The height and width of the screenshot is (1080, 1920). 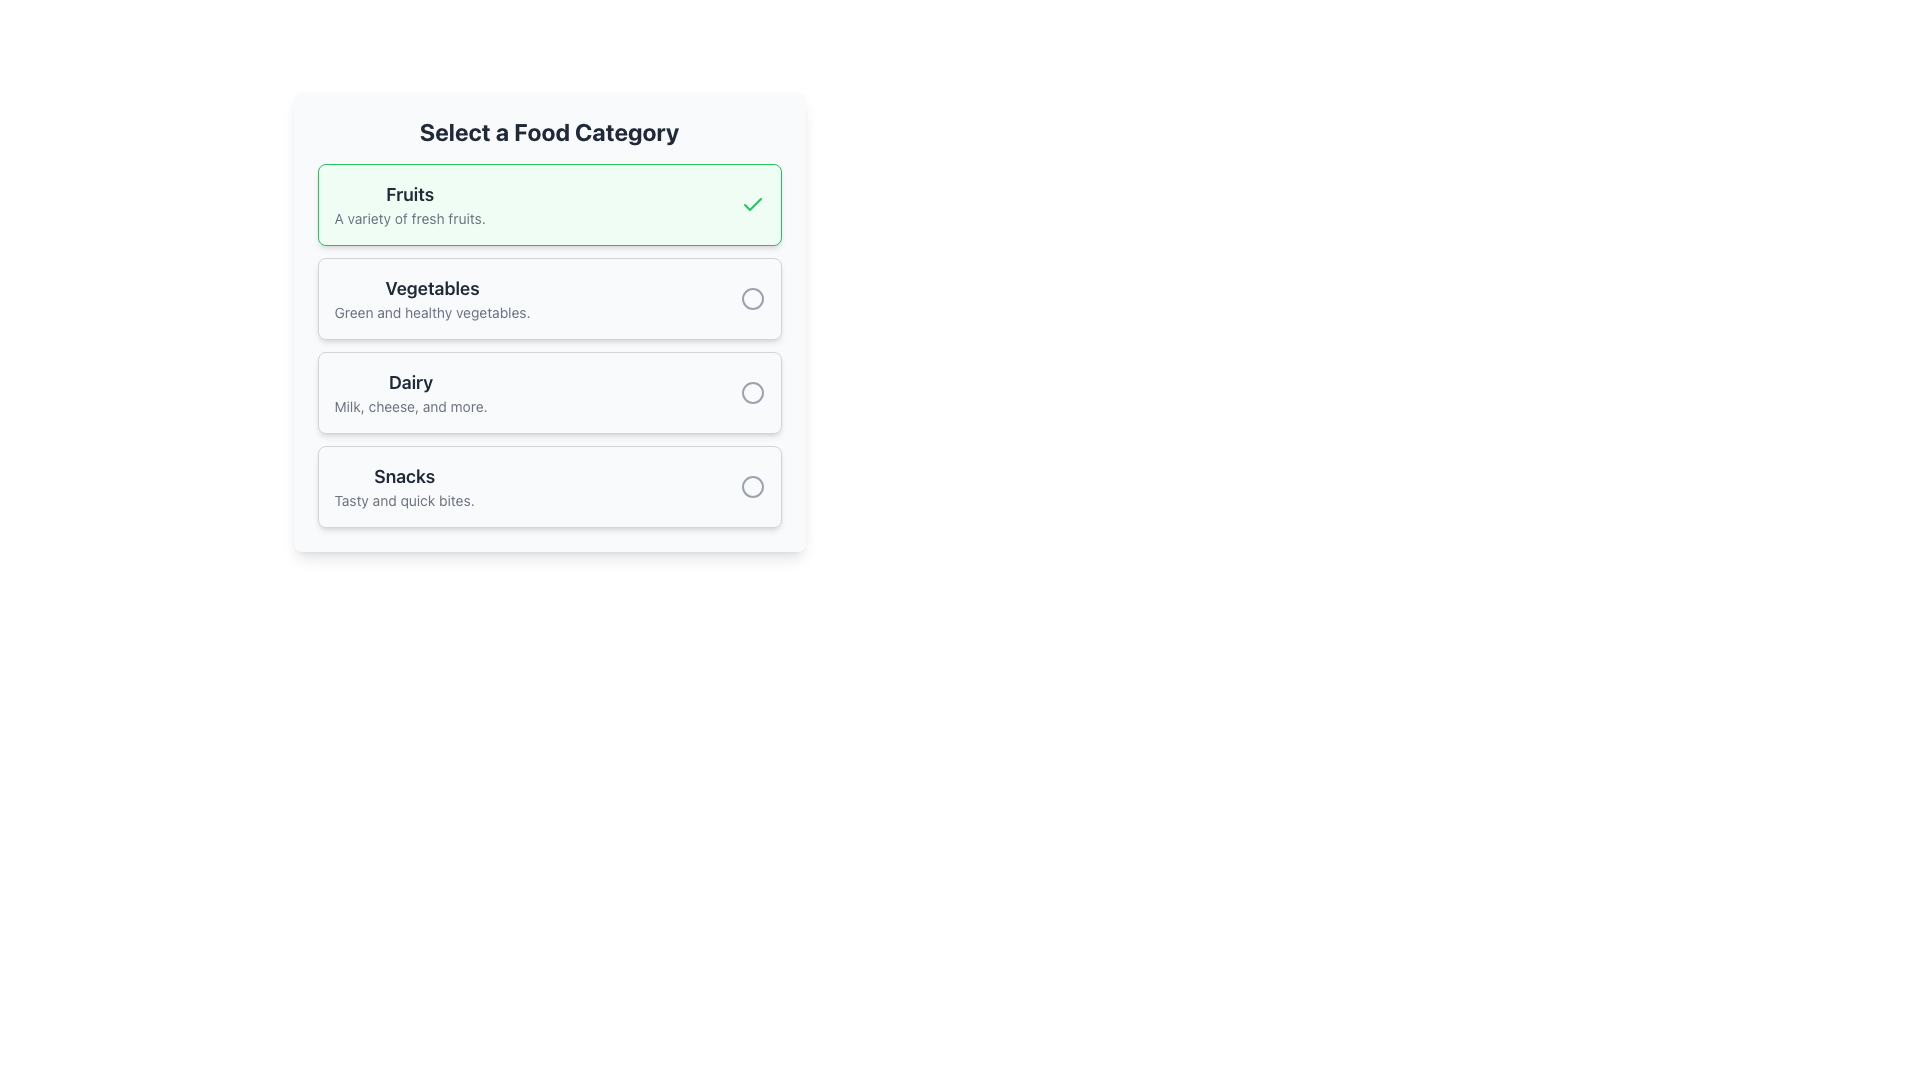 What do you see at coordinates (403, 500) in the screenshot?
I see `static text label that displays 'Tasty and quick bites.' located below the 'Snacks' heading` at bounding box center [403, 500].